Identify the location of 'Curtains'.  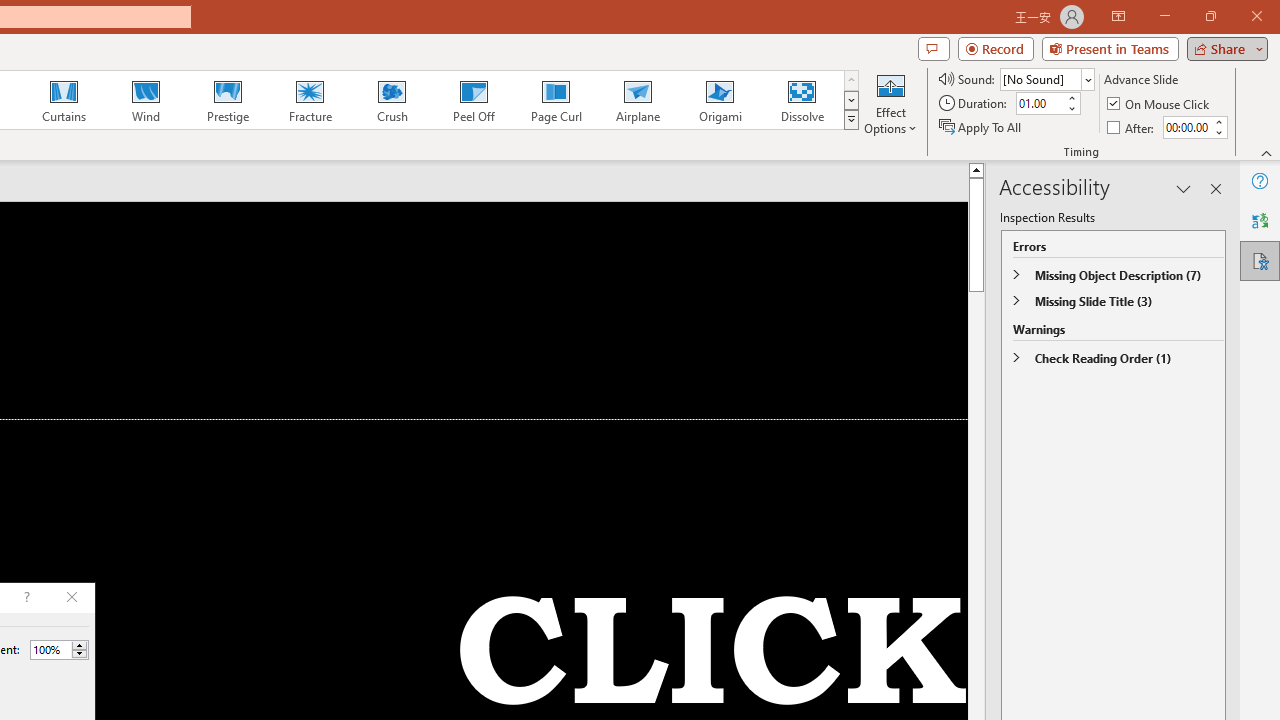
(64, 100).